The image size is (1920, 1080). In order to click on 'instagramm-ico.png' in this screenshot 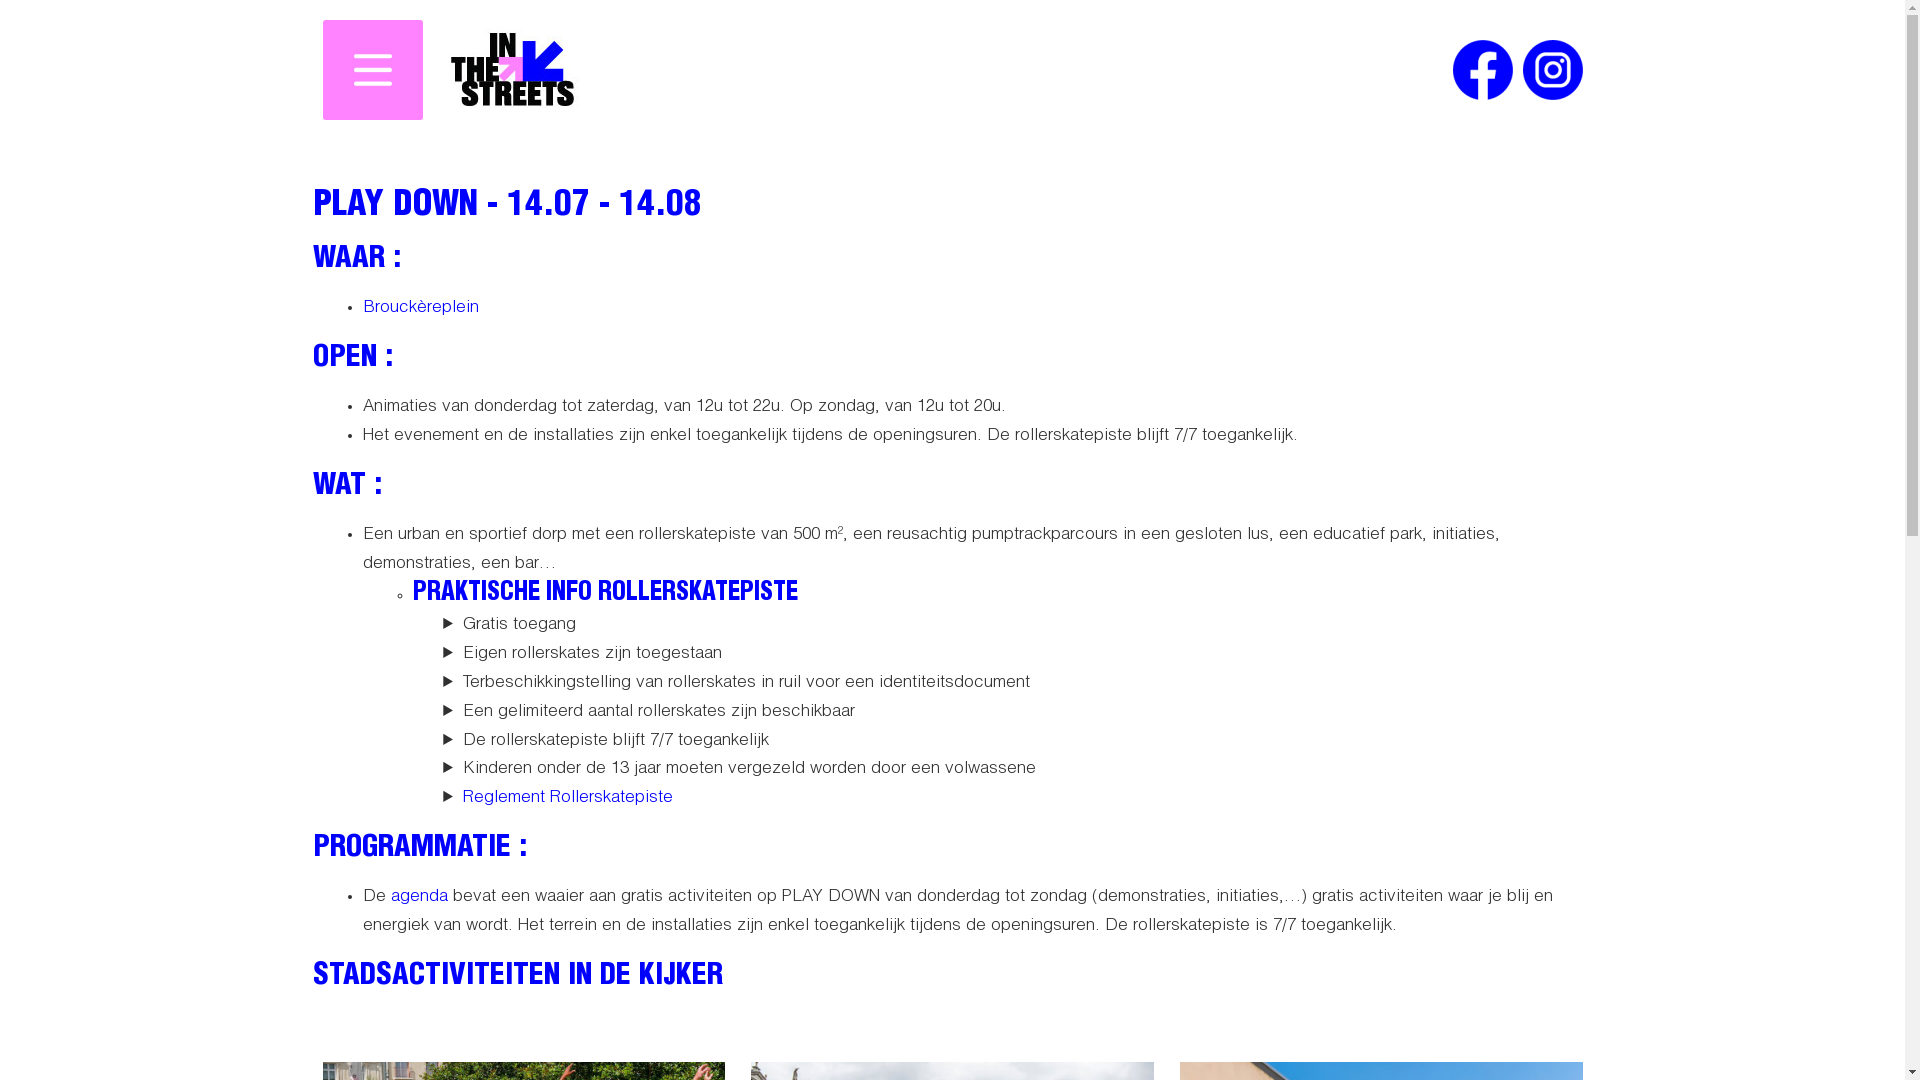, I will do `click(1550, 68)`.